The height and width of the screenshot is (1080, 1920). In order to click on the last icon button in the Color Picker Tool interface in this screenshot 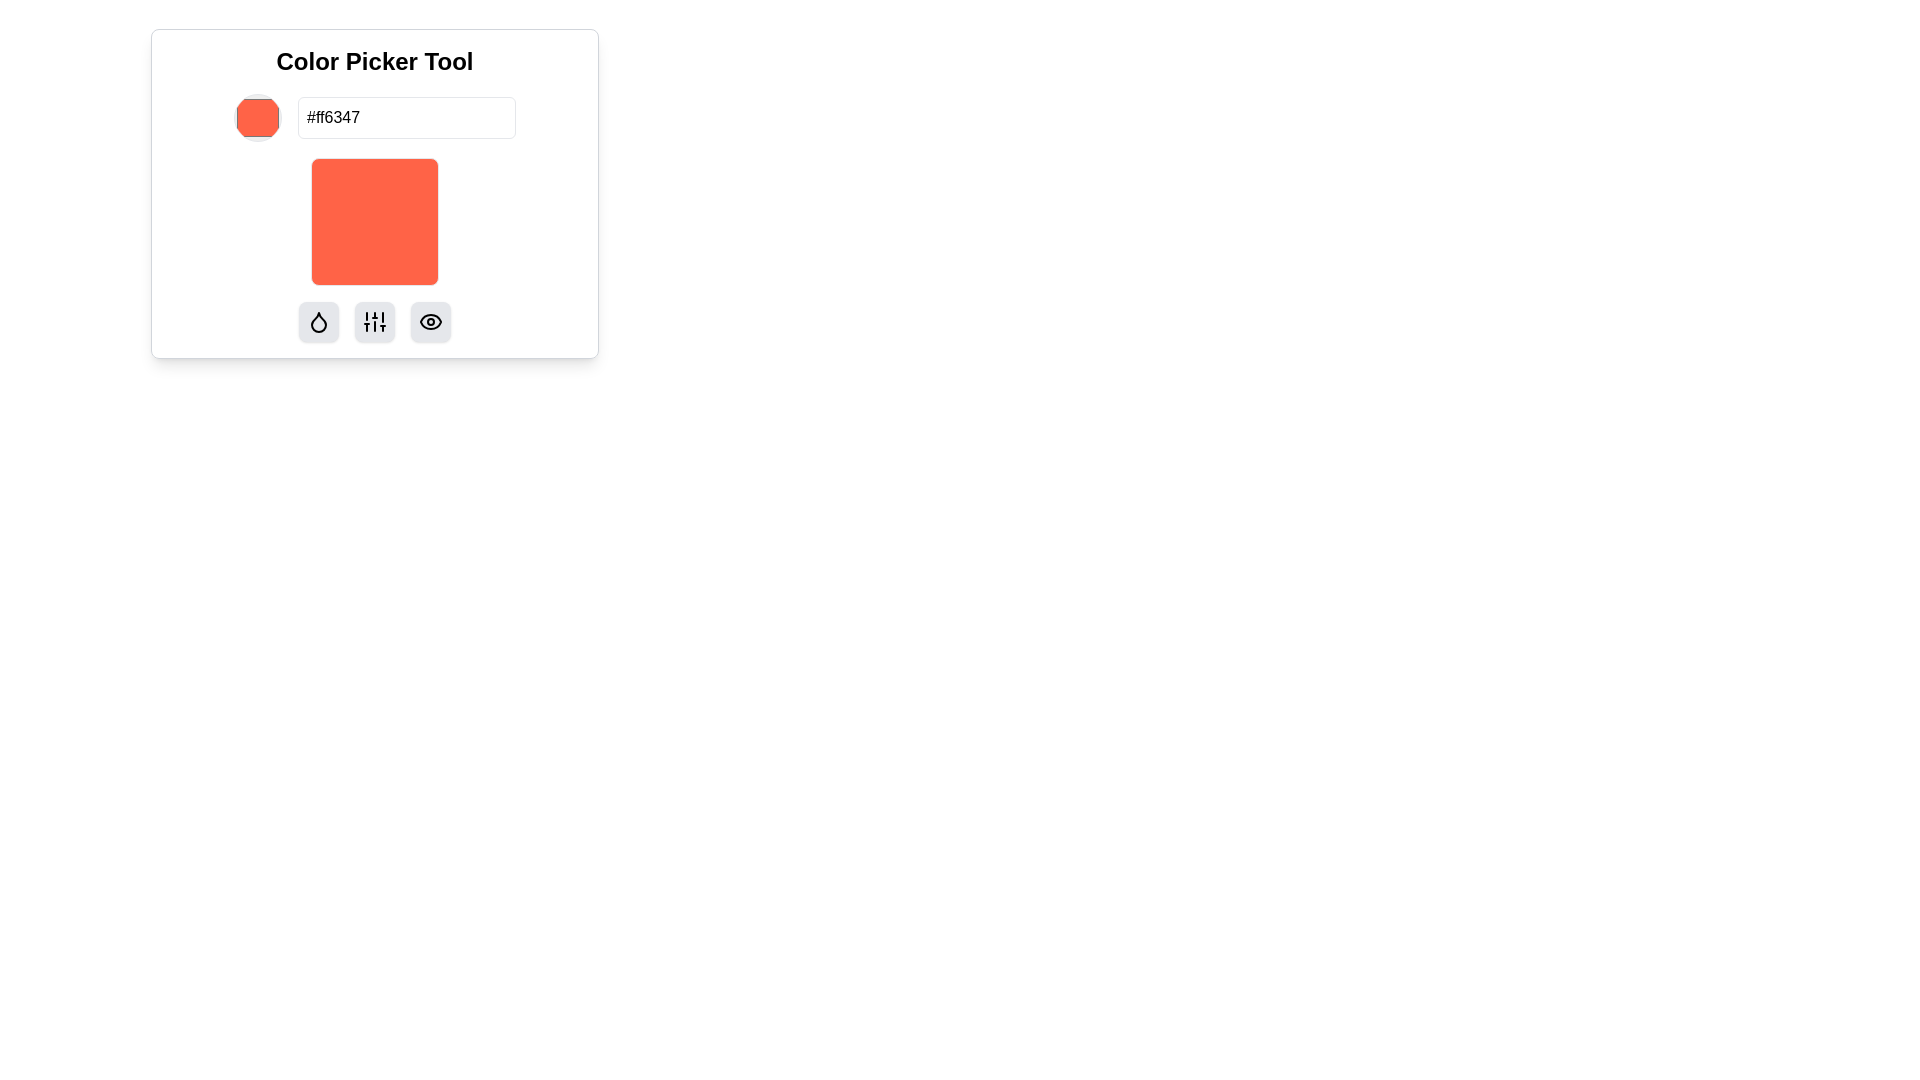, I will do `click(430, 320)`.